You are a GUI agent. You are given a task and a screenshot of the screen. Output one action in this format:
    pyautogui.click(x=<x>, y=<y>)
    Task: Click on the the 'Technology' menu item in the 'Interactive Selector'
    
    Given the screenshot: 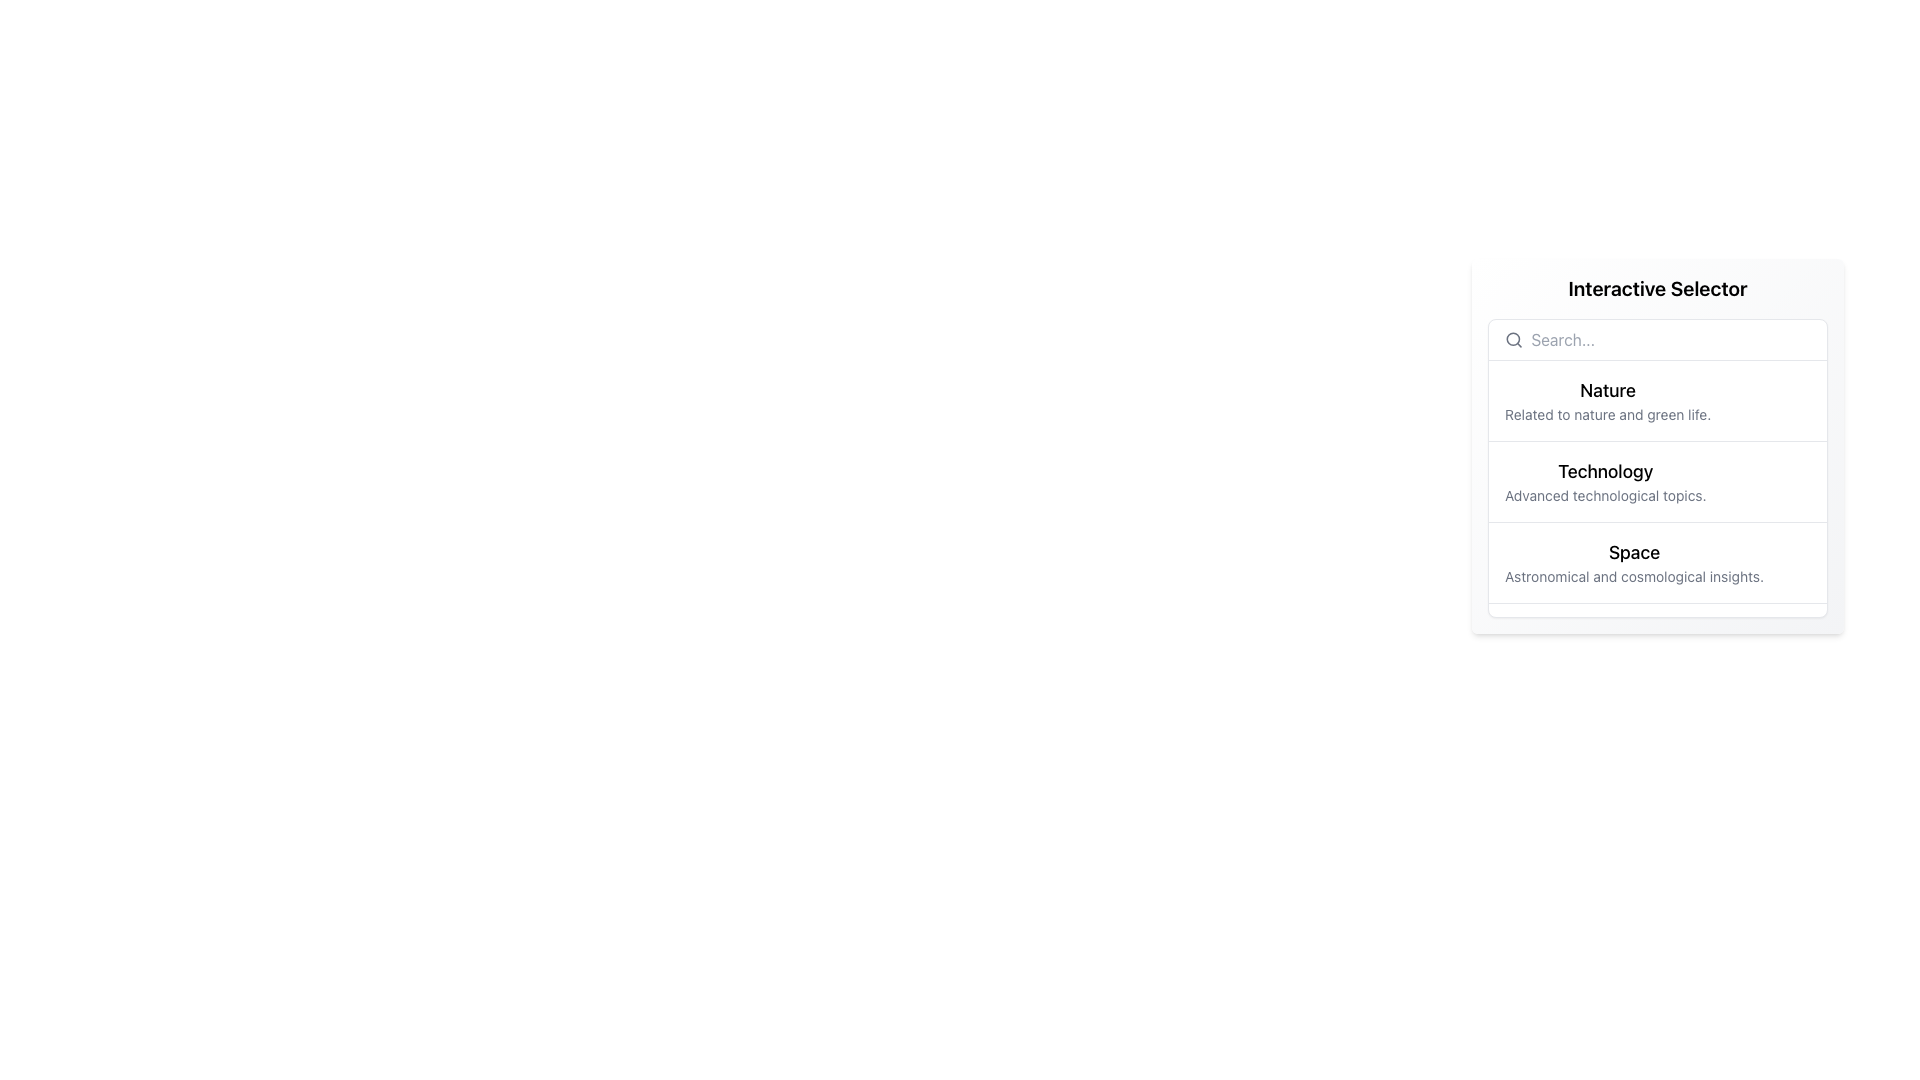 What is the action you would take?
    pyautogui.click(x=1605, y=482)
    